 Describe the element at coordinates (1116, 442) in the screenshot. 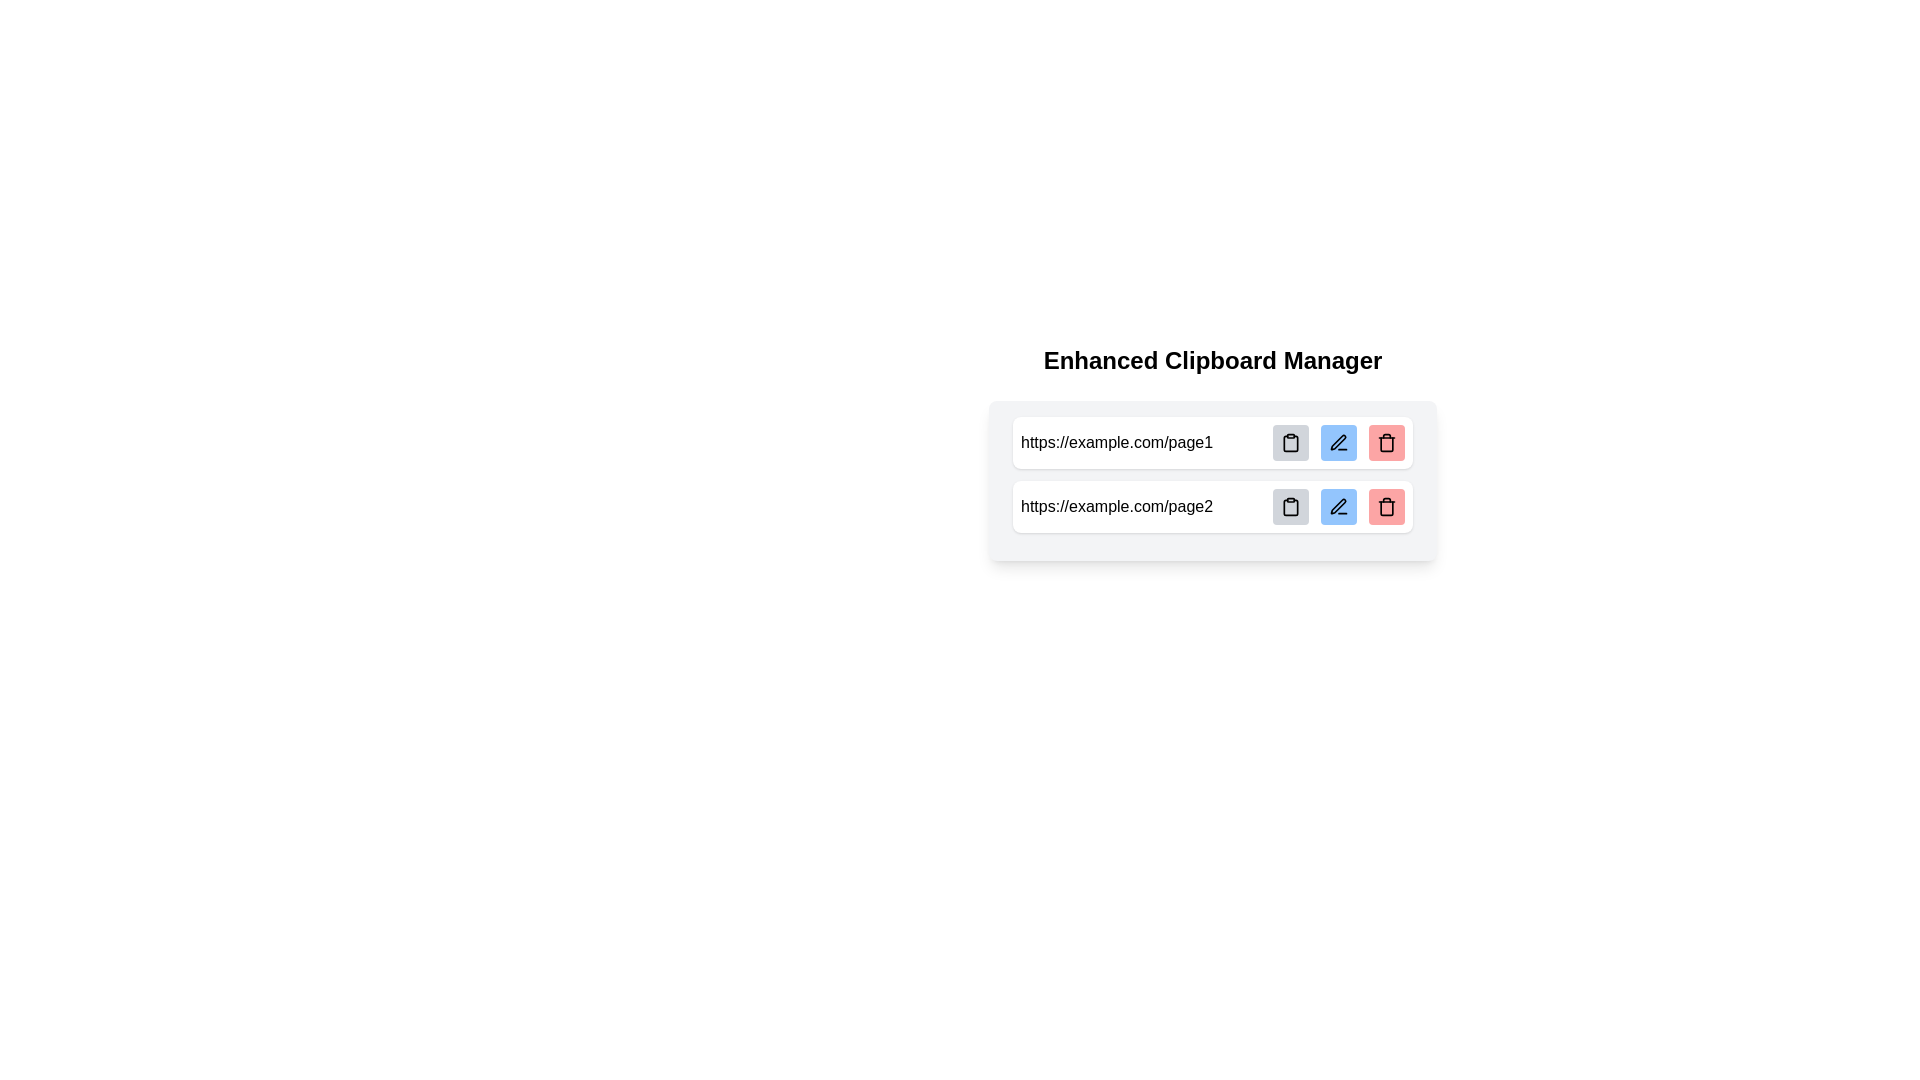

I see `the static text element displaying the URL 'https://example.com/page1' located in the first row of a list, positioned on the left side adjacent to interactive icon buttons` at that location.